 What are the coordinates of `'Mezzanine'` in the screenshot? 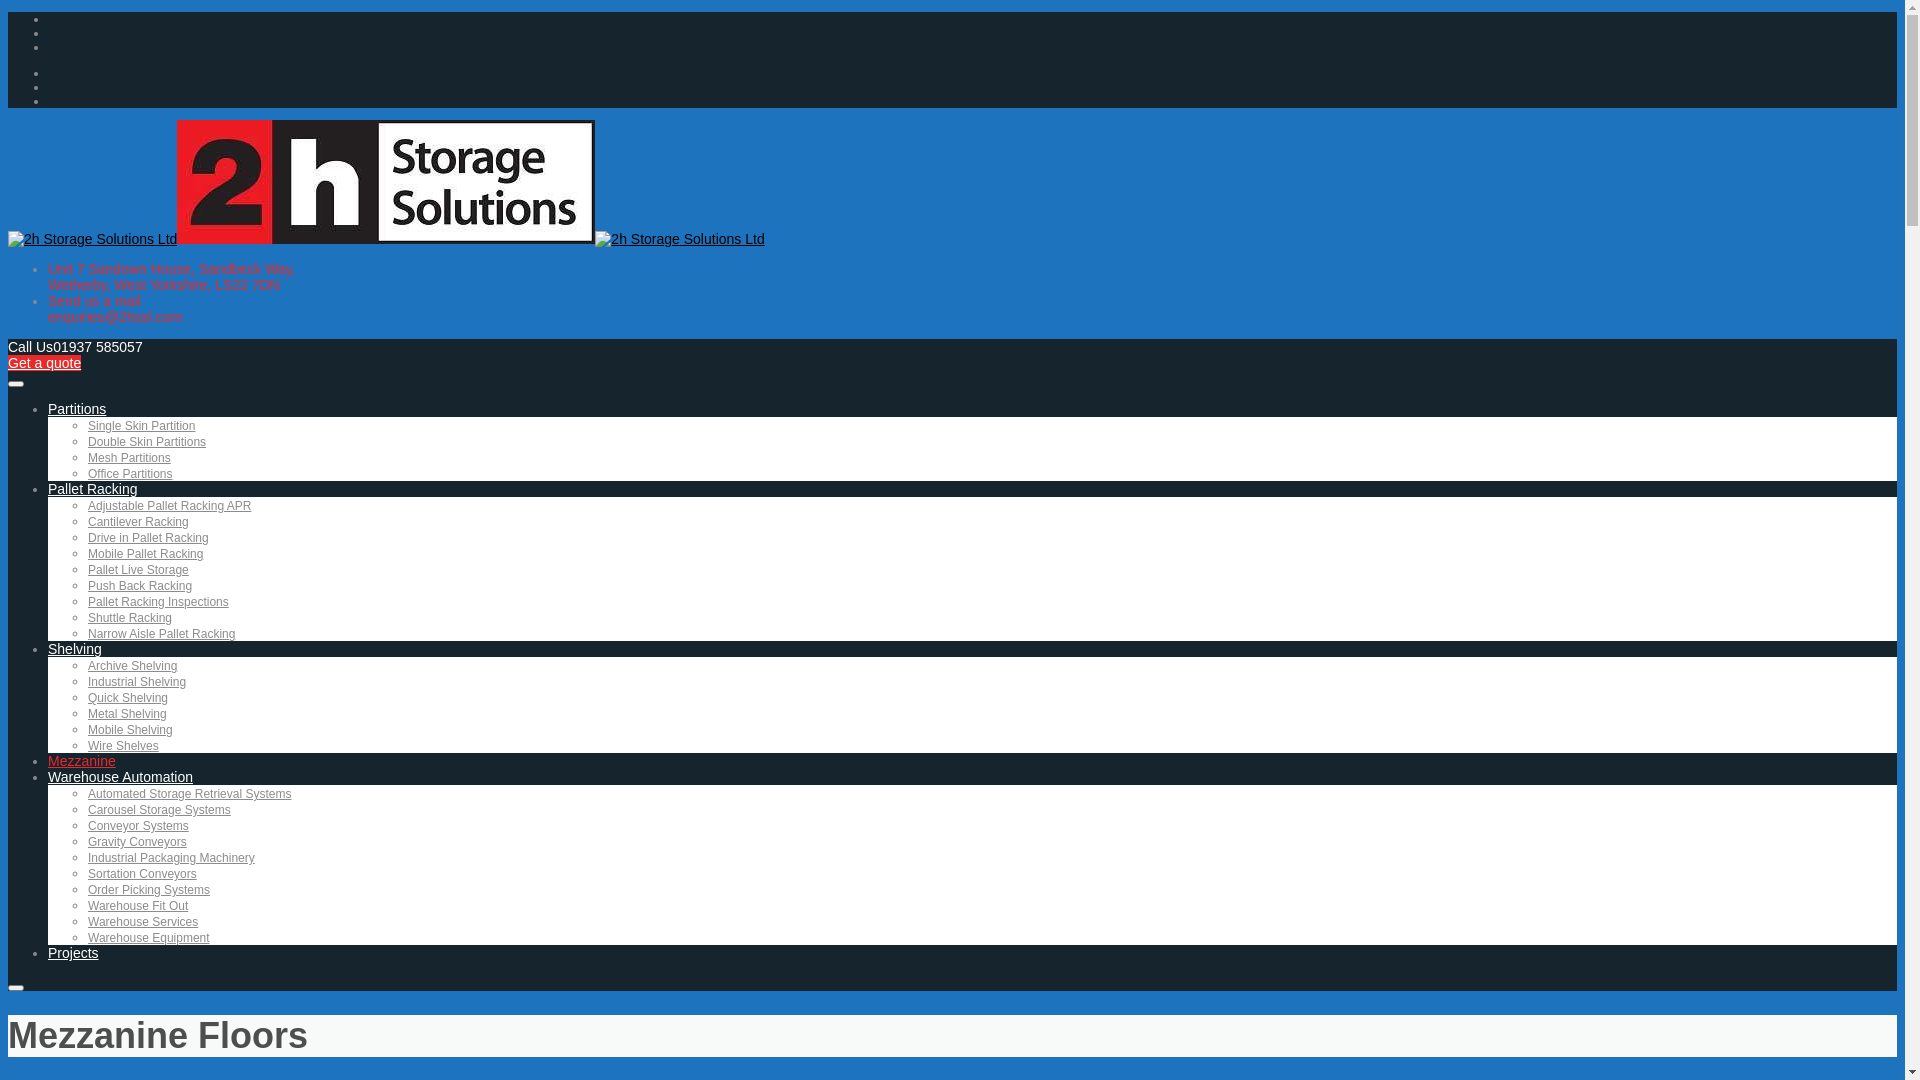 It's located at (80, 760).